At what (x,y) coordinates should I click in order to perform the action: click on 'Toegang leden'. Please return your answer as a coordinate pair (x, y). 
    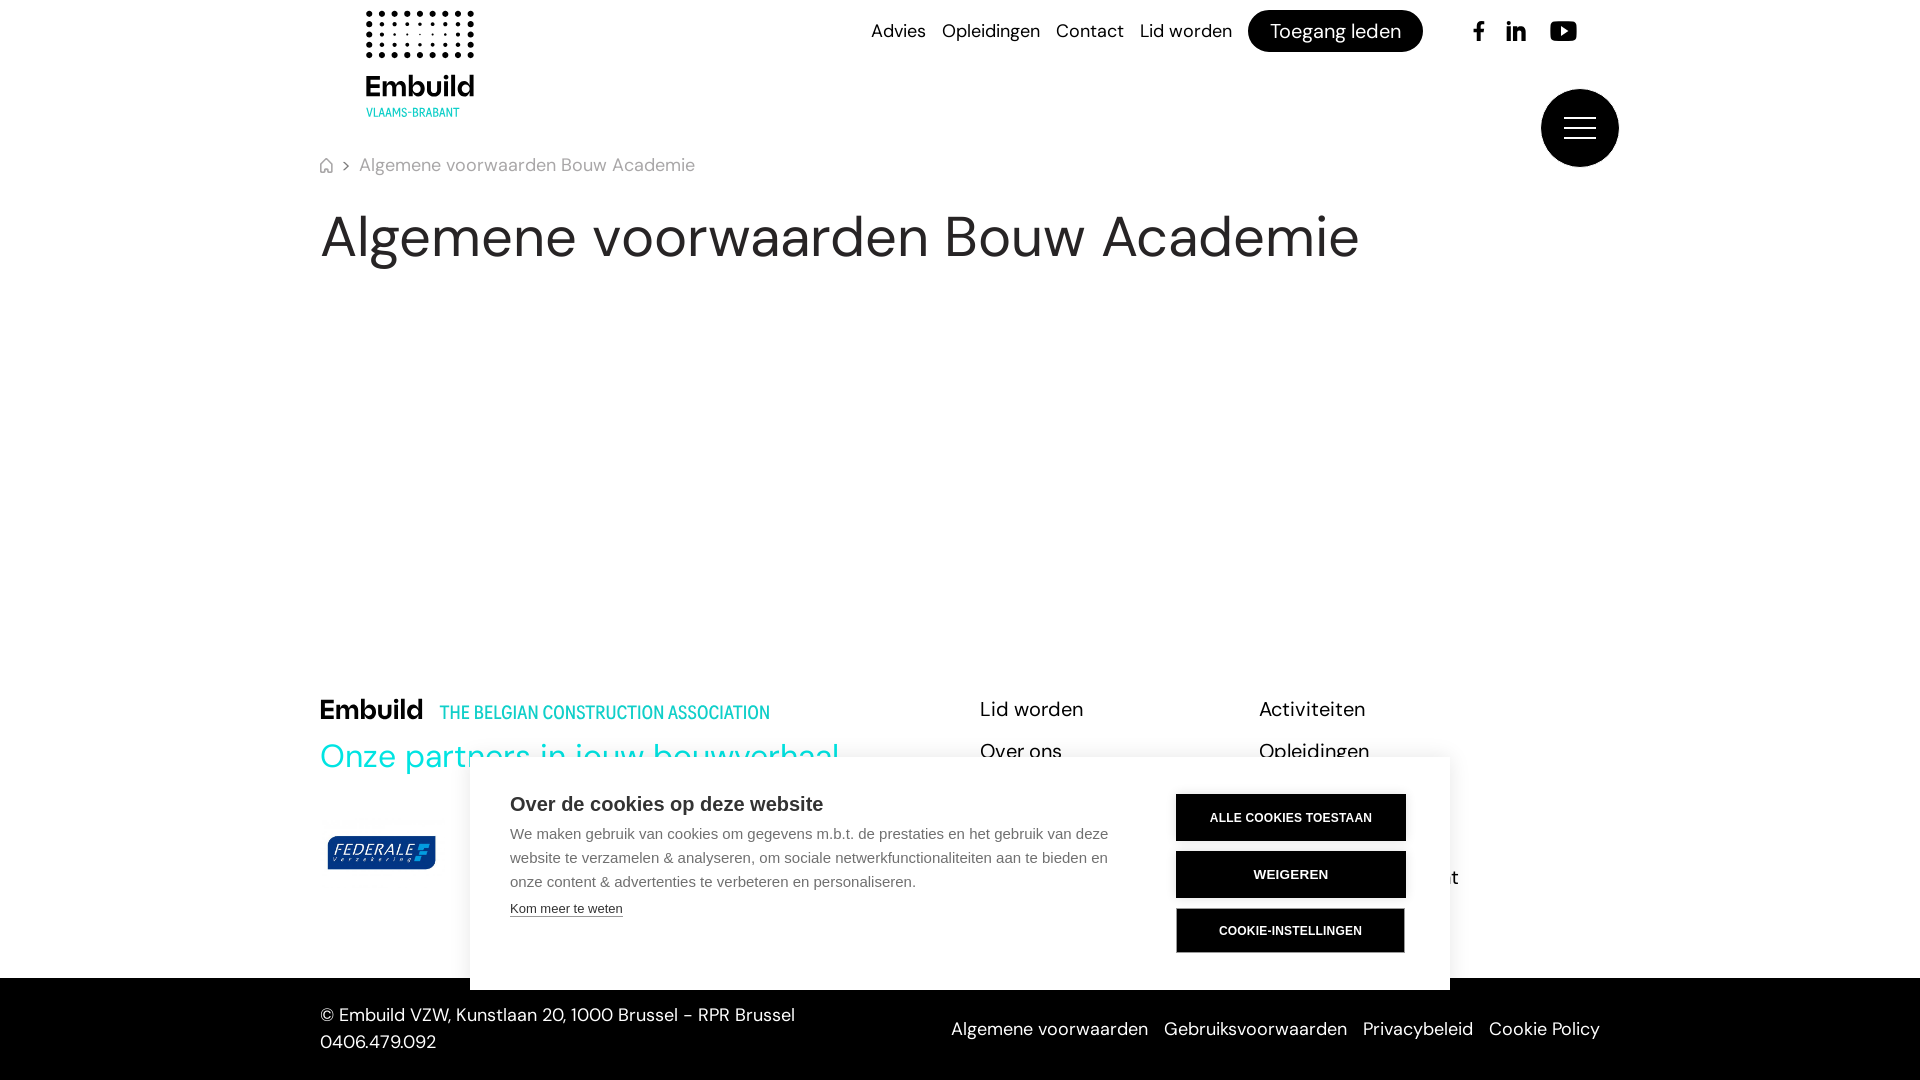
    Looking at the image, I should click on (1335, 30).